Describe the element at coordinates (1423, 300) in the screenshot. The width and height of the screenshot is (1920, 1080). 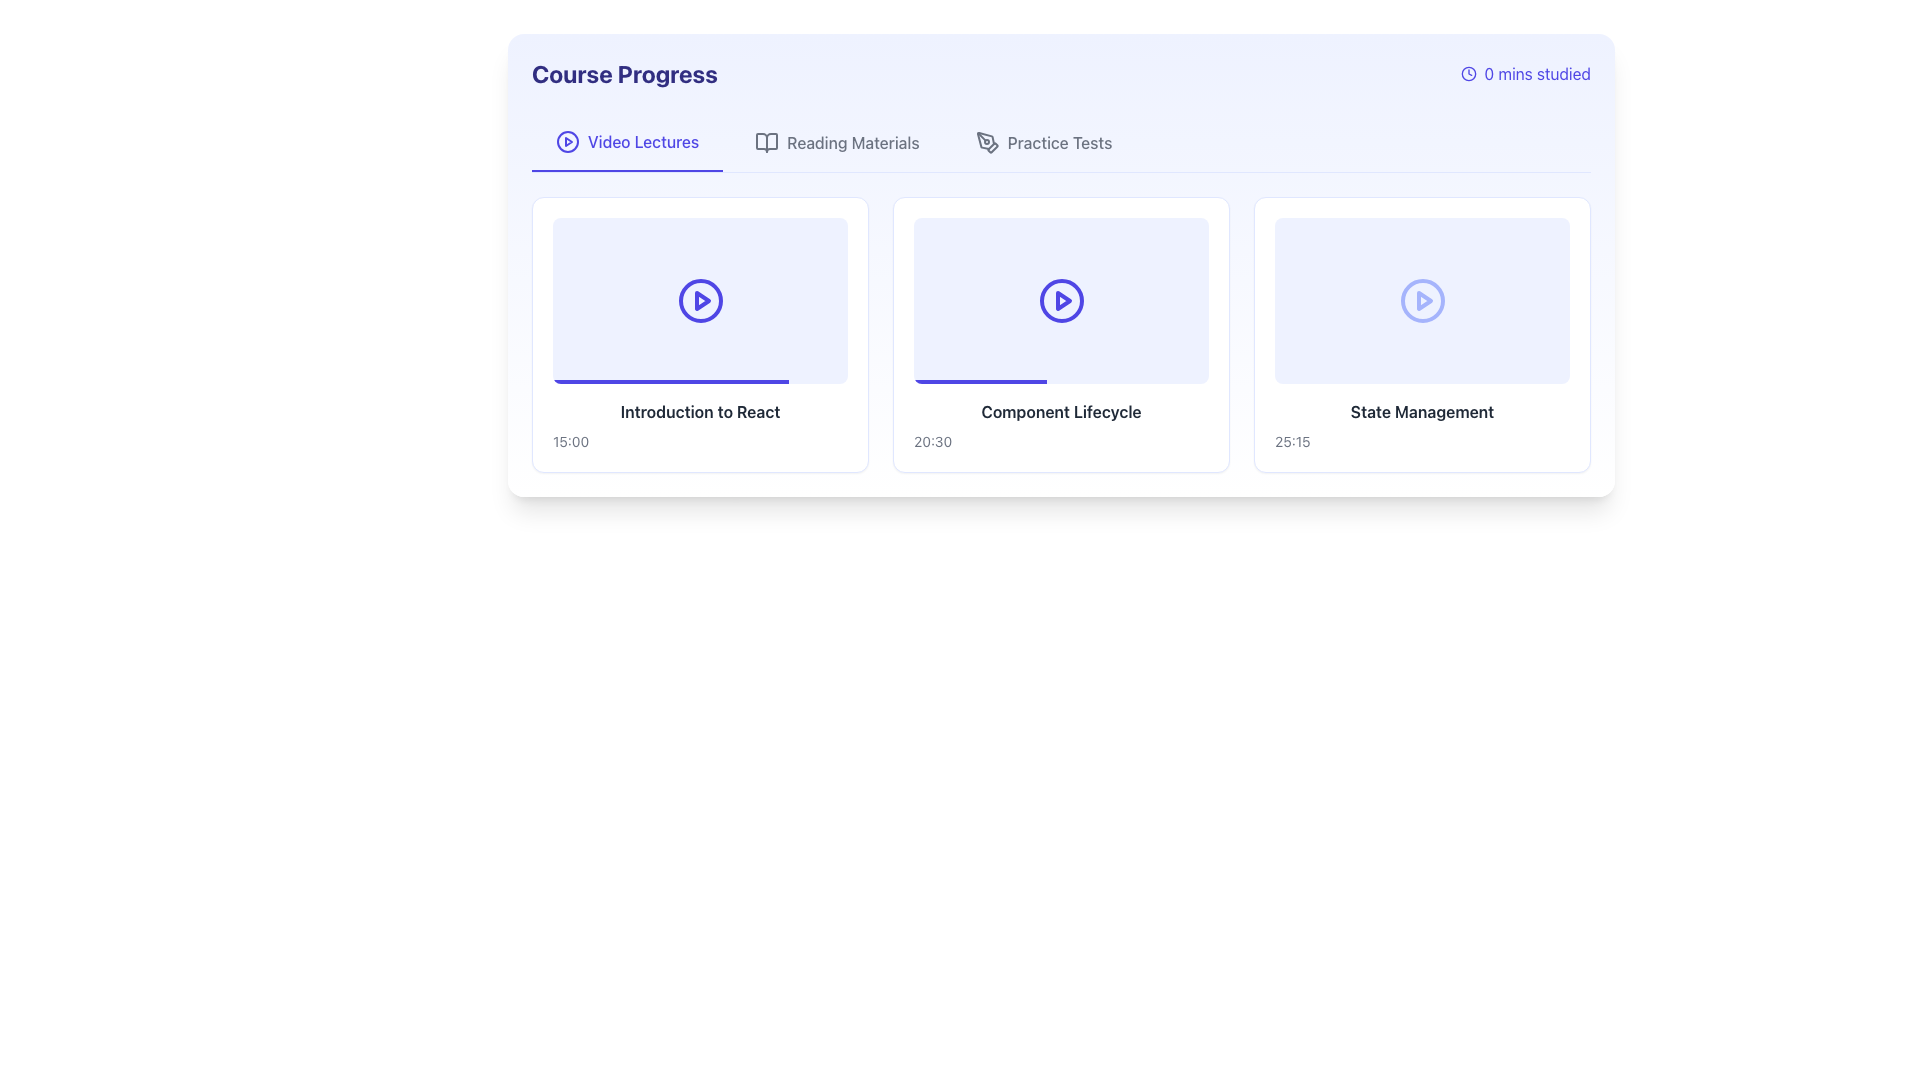
I see `the triangular play icon located in the center of the circular button to initiate video playback, which is positioned above the 'State Management' video title in the last column of the grid` at that location.